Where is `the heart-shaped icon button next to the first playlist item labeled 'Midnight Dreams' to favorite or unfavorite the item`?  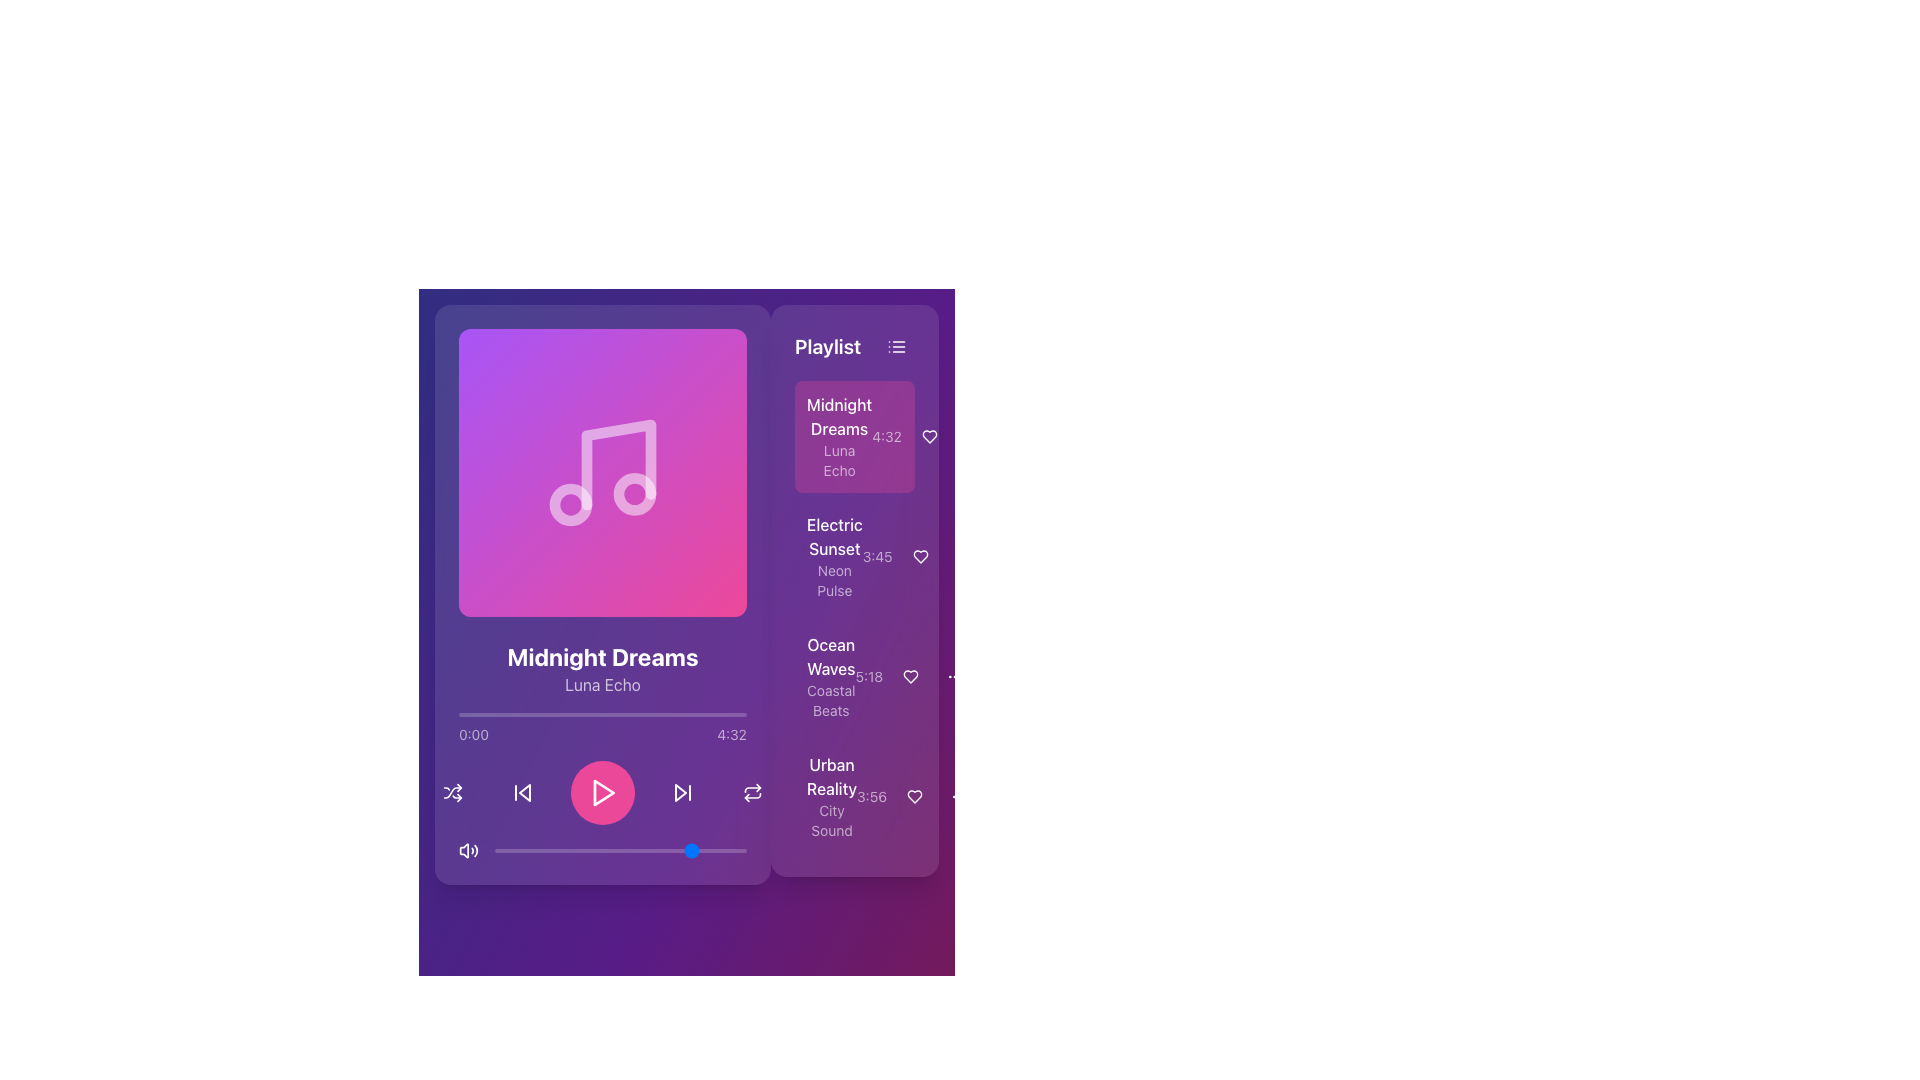
the heart-shaped icon button next to the first playlist item labeled 'Midnight Dreams' to favorite or unfavorite the item is located at coordinates (929, 435).